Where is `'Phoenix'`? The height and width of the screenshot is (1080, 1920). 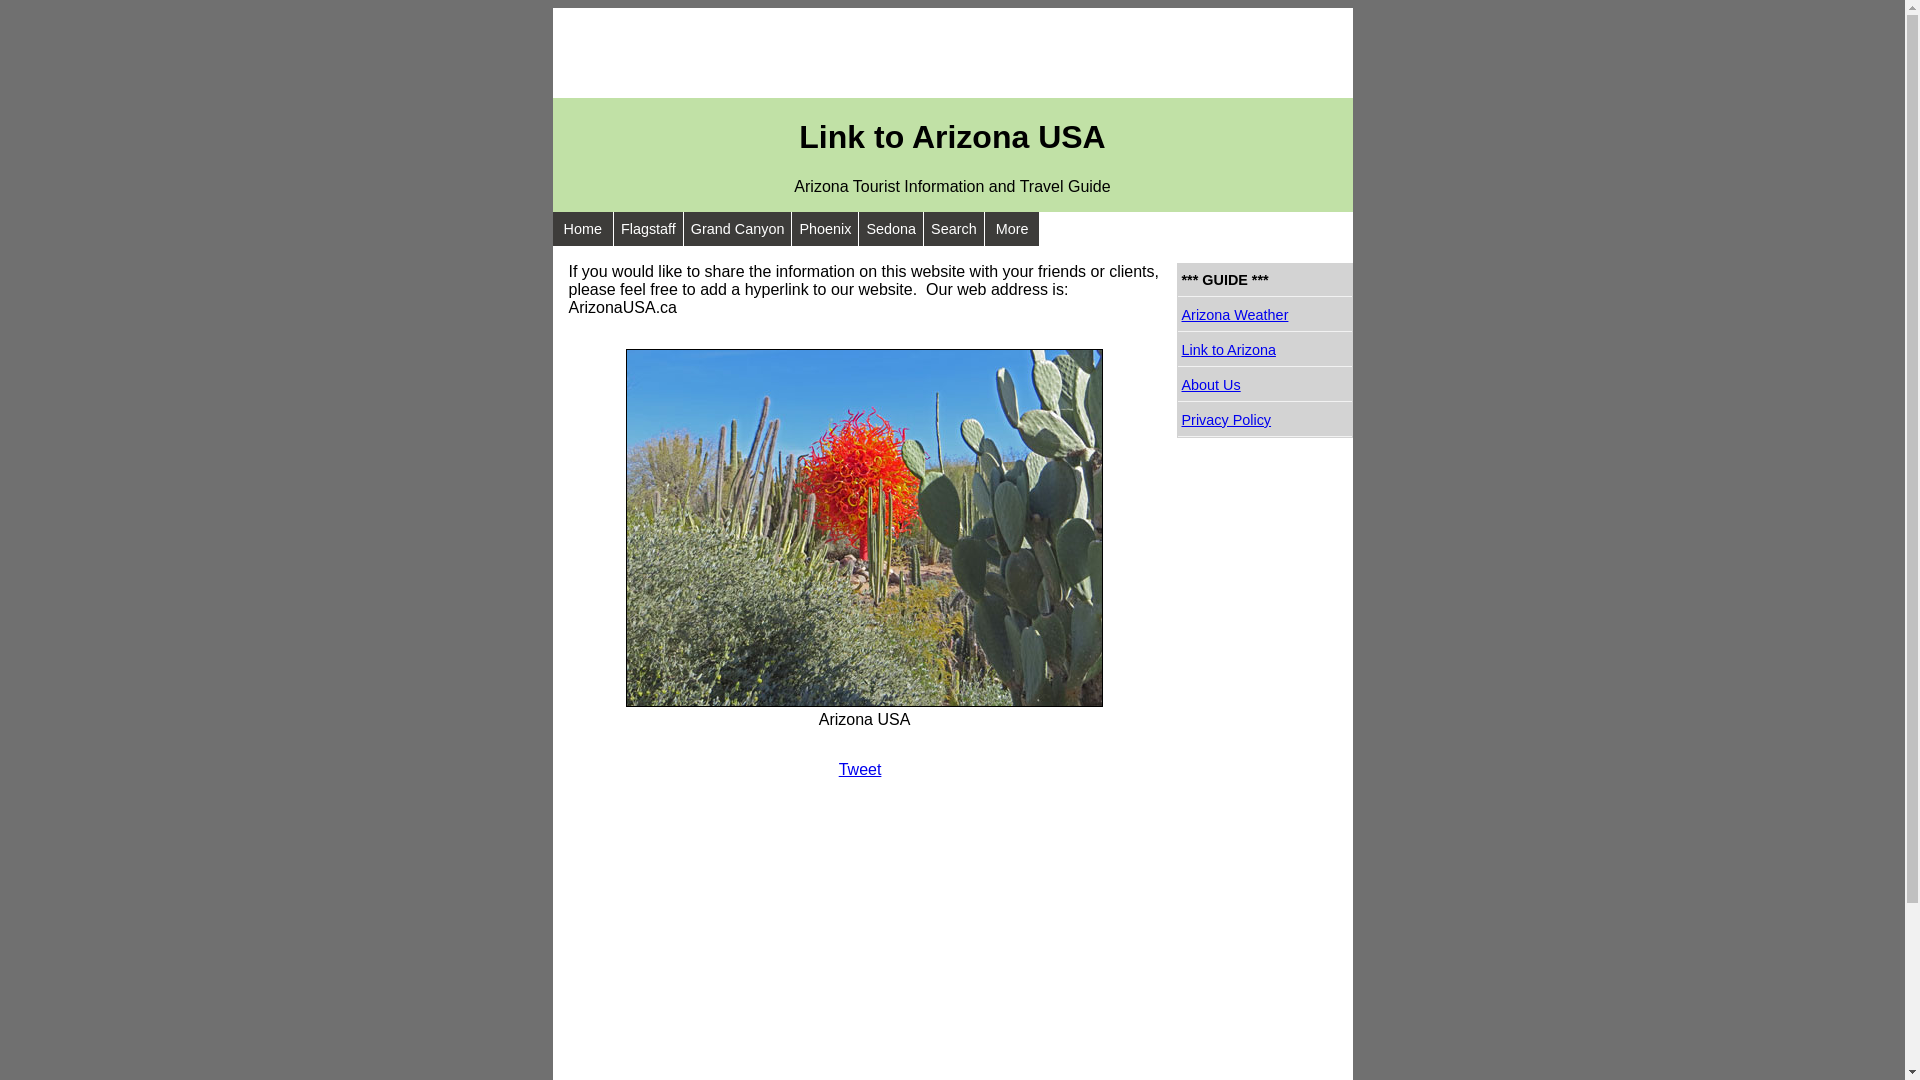
'Phoenix' is located at coordinates (825, 227).